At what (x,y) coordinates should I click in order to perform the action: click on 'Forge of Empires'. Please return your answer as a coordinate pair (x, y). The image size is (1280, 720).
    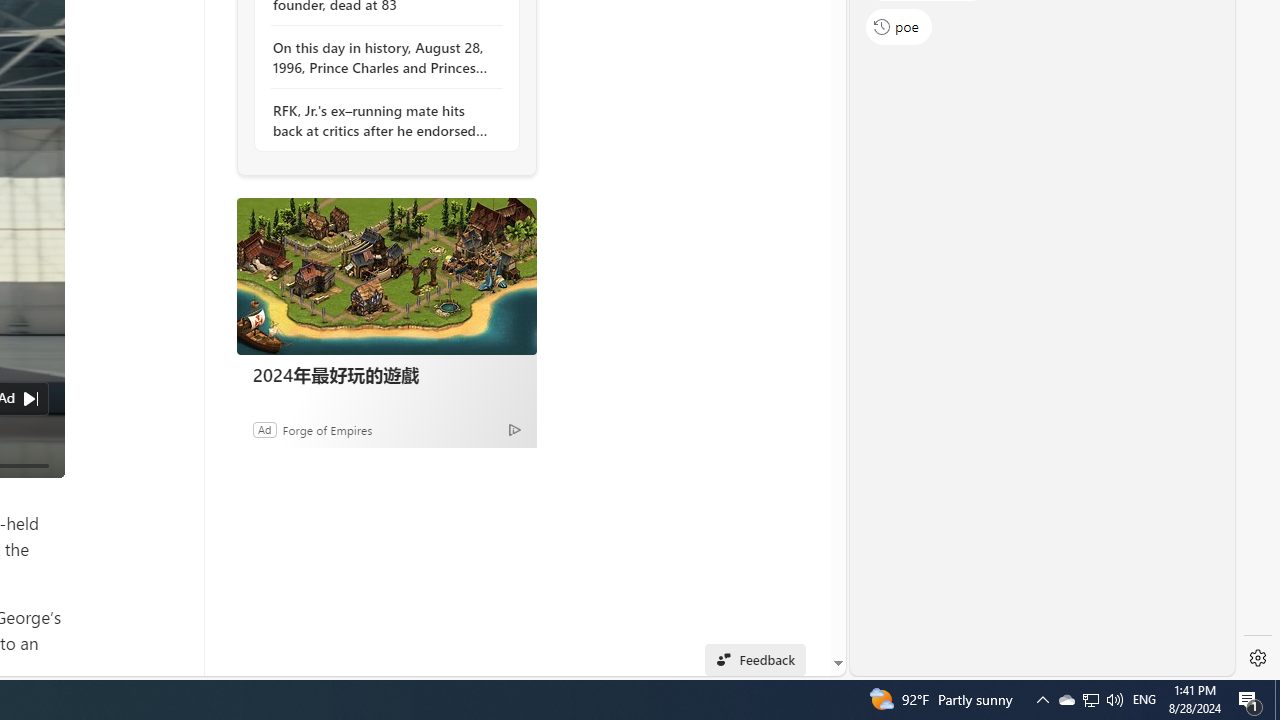
    Looking at the image, I should click on (327, 428).